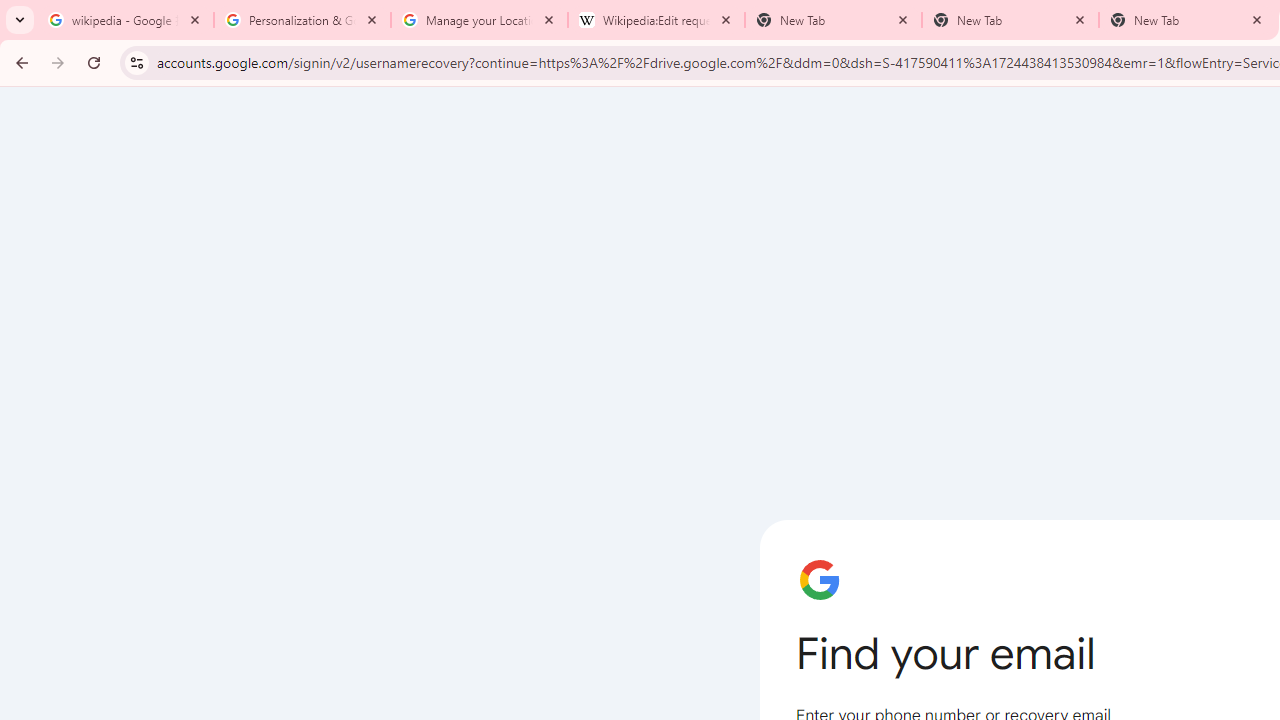 Image resolution: width=1280 pixels, height=720 pixels. I want to click on 'New Tab', so click(1010, 20).